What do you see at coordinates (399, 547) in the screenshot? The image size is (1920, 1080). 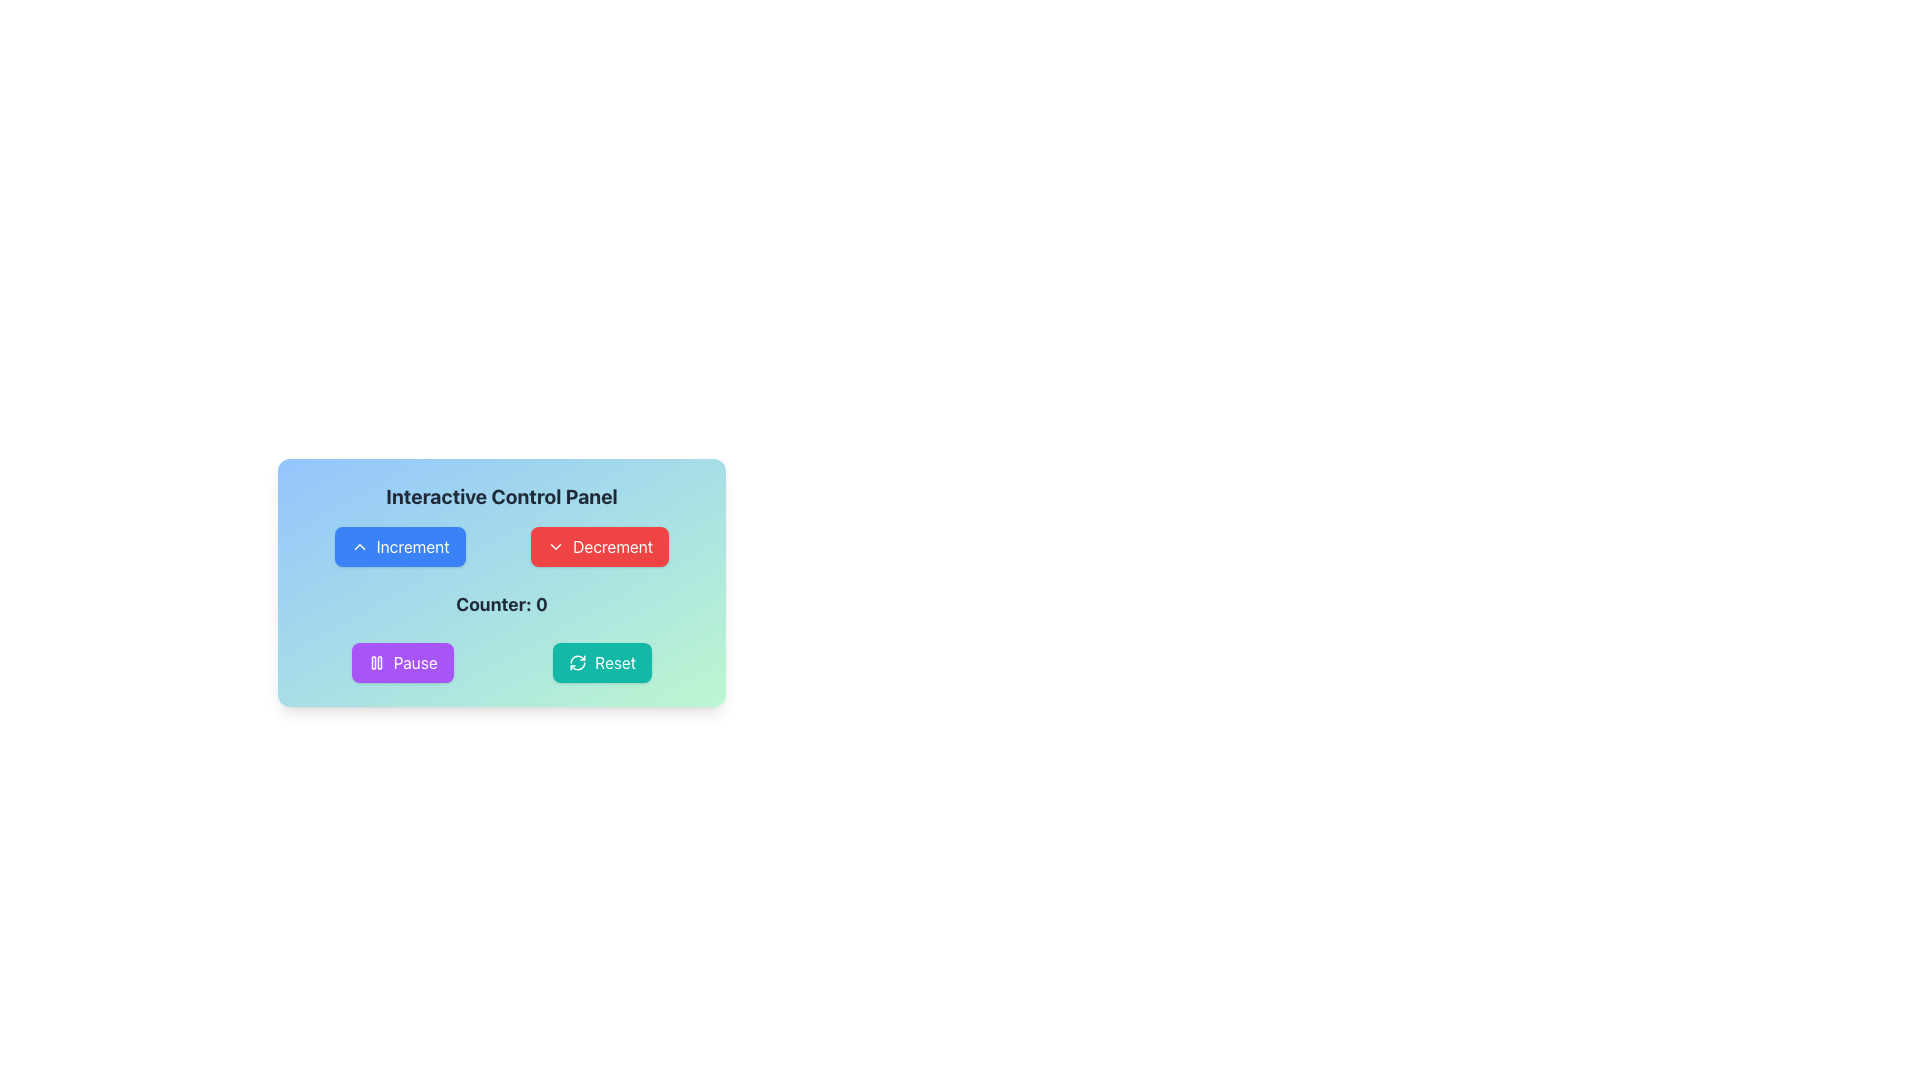 I see `the leftmost button in the 'Interactive Control Panel' to increment the counter value by one` at bounding box center [399, 547].